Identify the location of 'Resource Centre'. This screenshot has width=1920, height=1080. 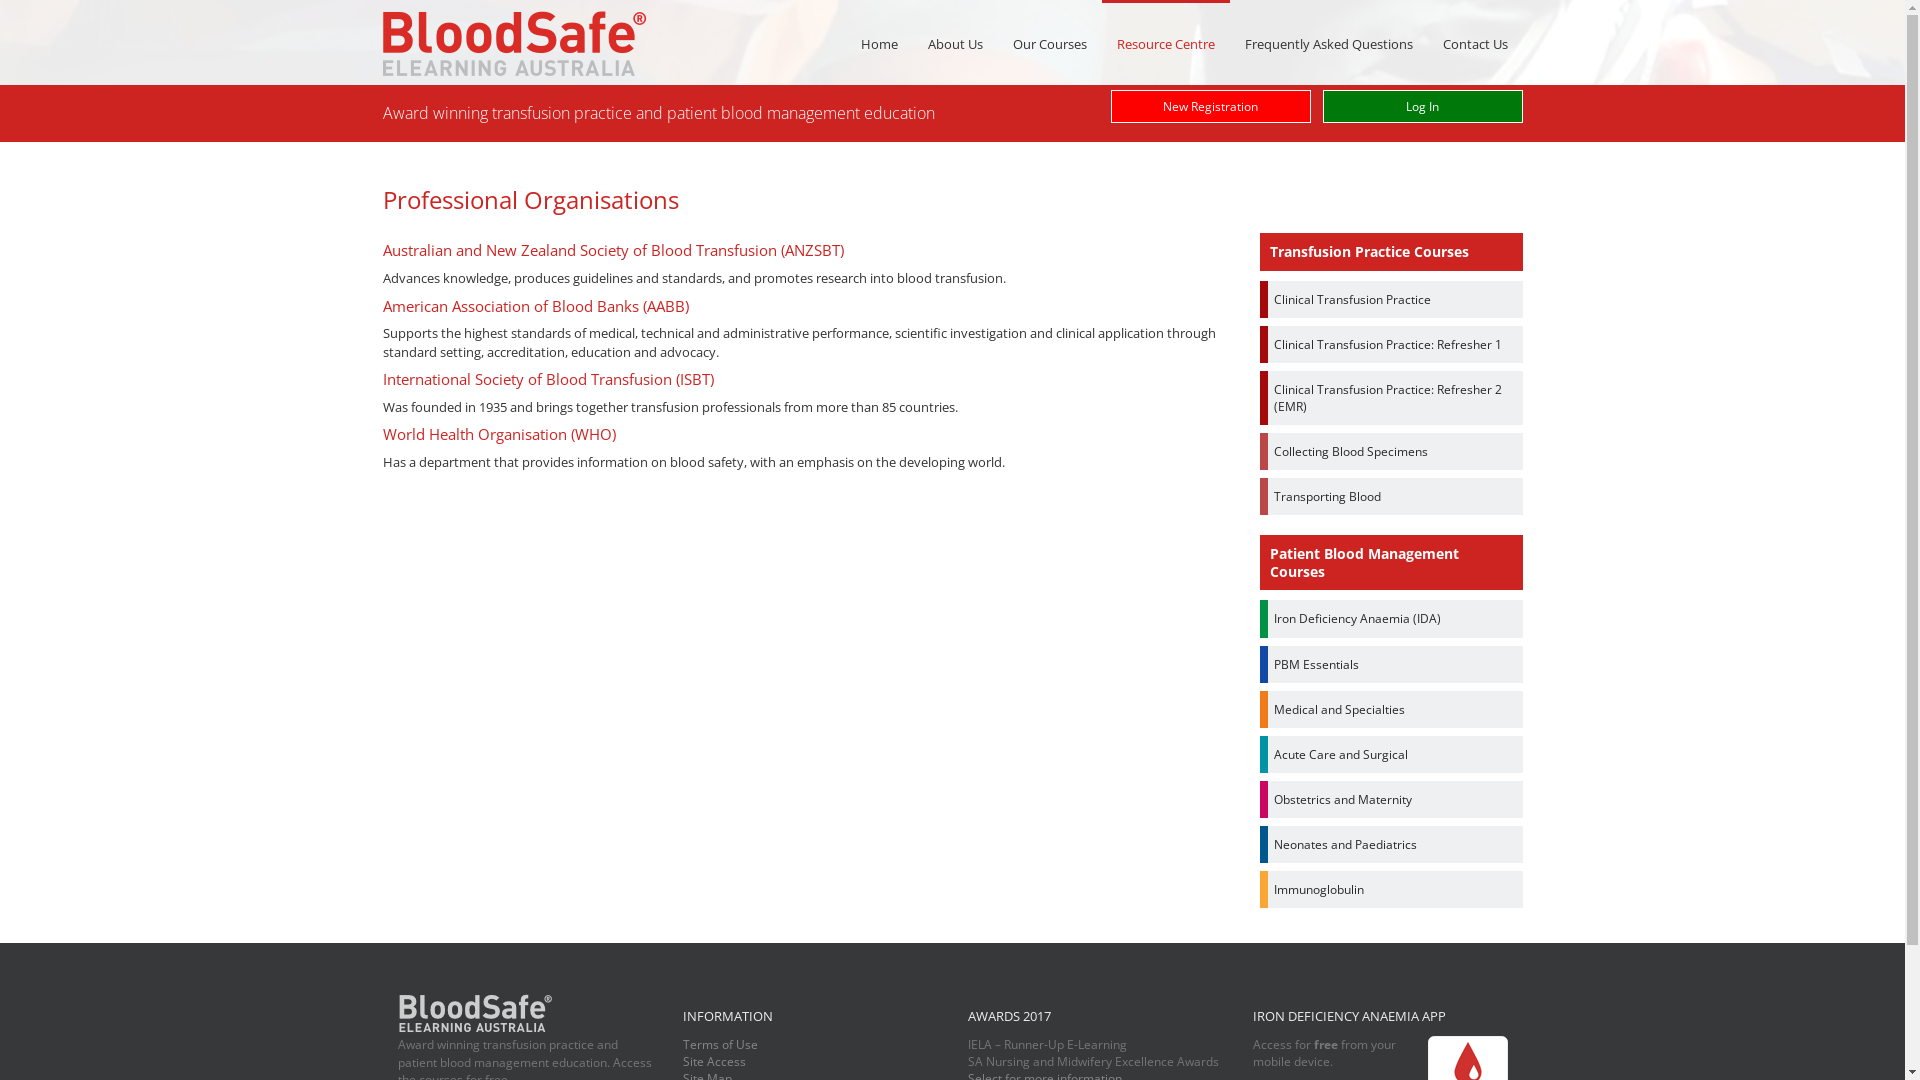
(1166, 42).